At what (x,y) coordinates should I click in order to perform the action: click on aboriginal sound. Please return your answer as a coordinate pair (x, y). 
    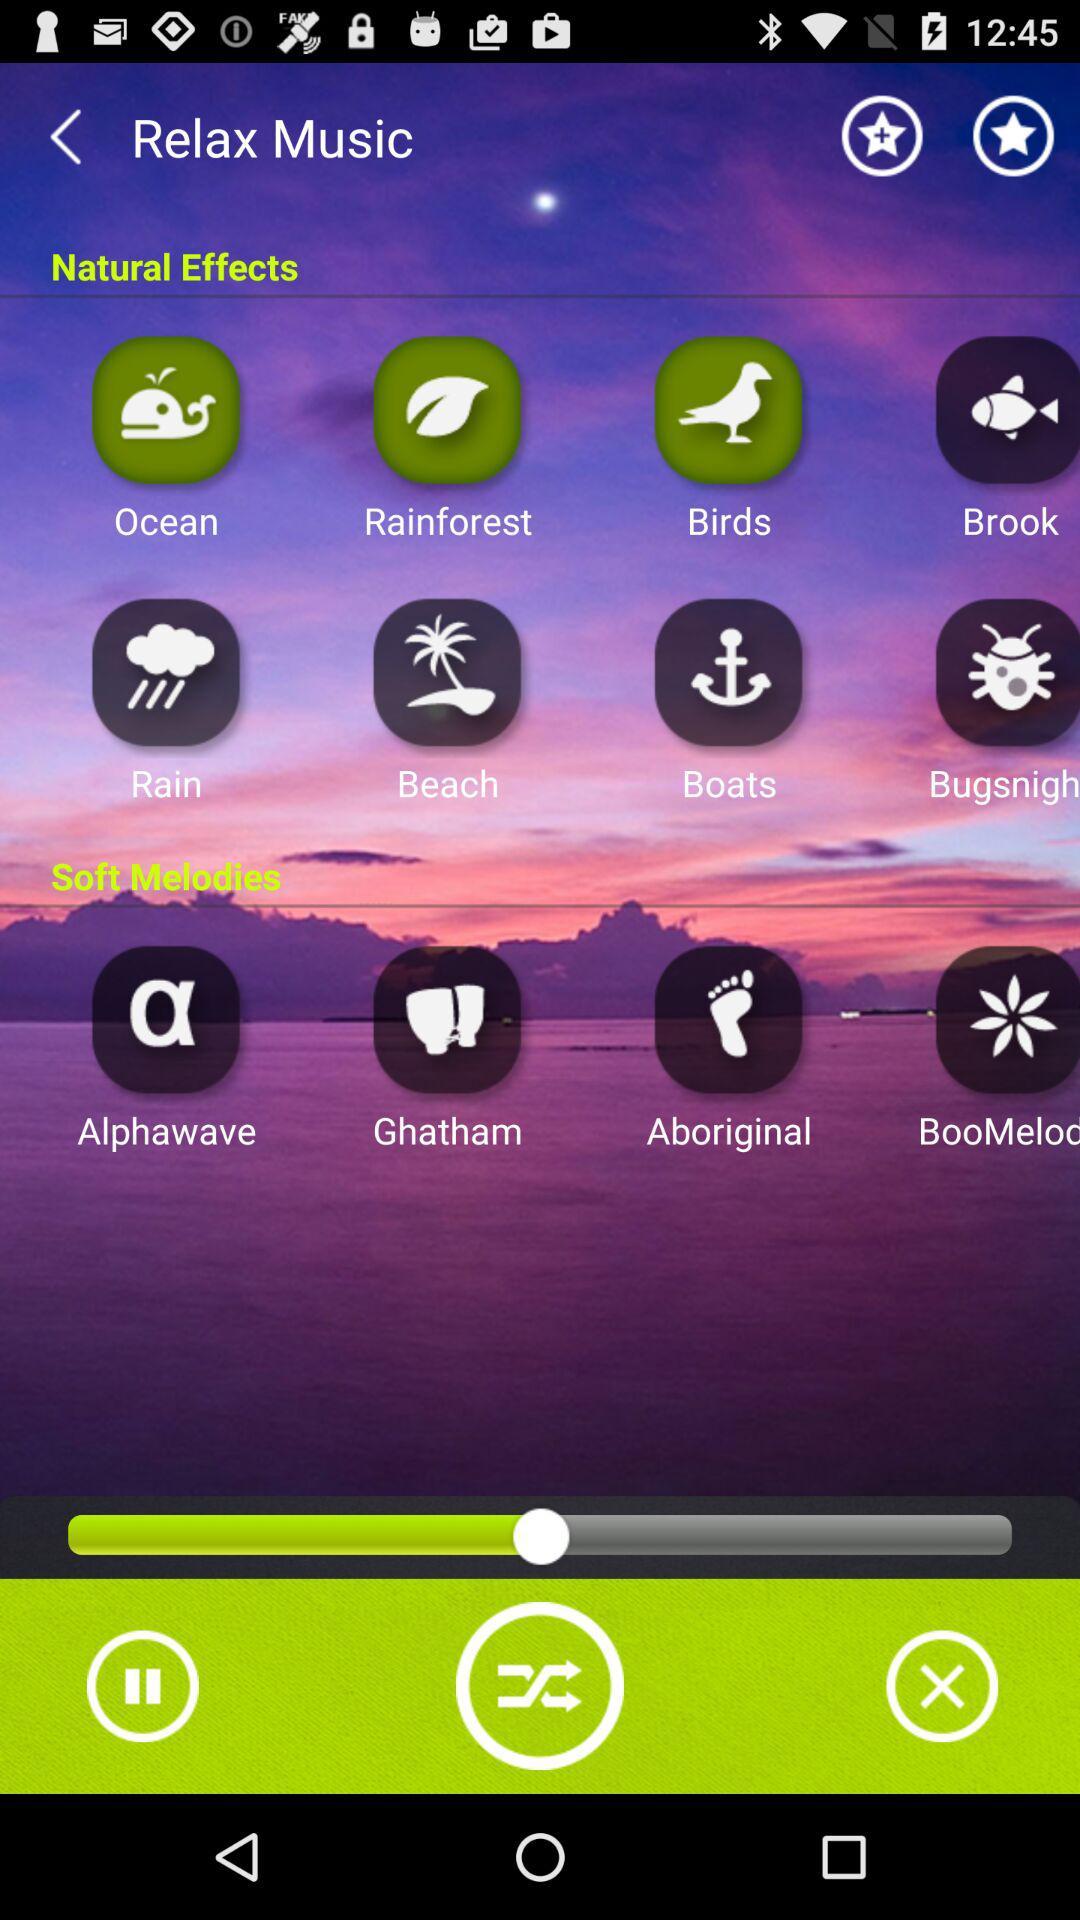
    Looking at the image, I should click on (729, 1018).